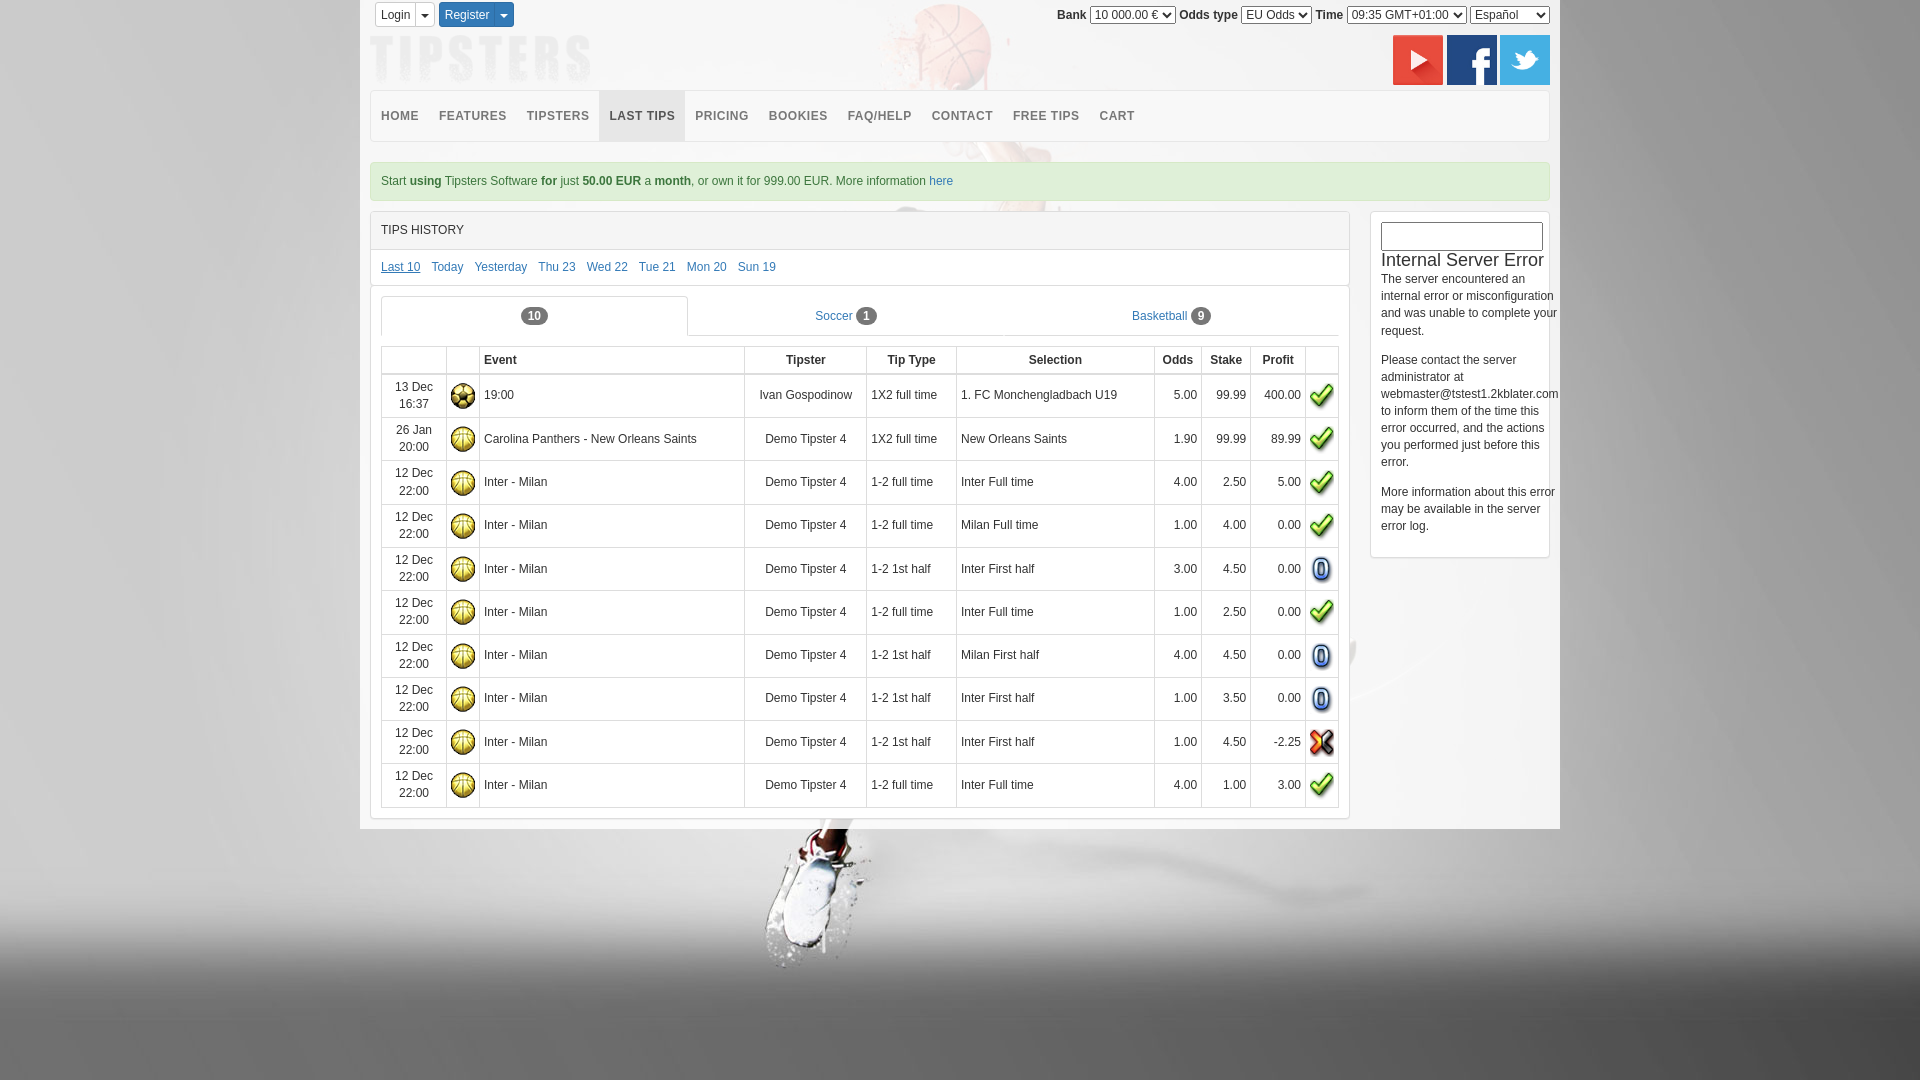 Image resolution: width=1920 pixels, height=1080 pixels. Describe the element at coordinates (370, 115) in the screenshot. I see `'HOME'` at that location.